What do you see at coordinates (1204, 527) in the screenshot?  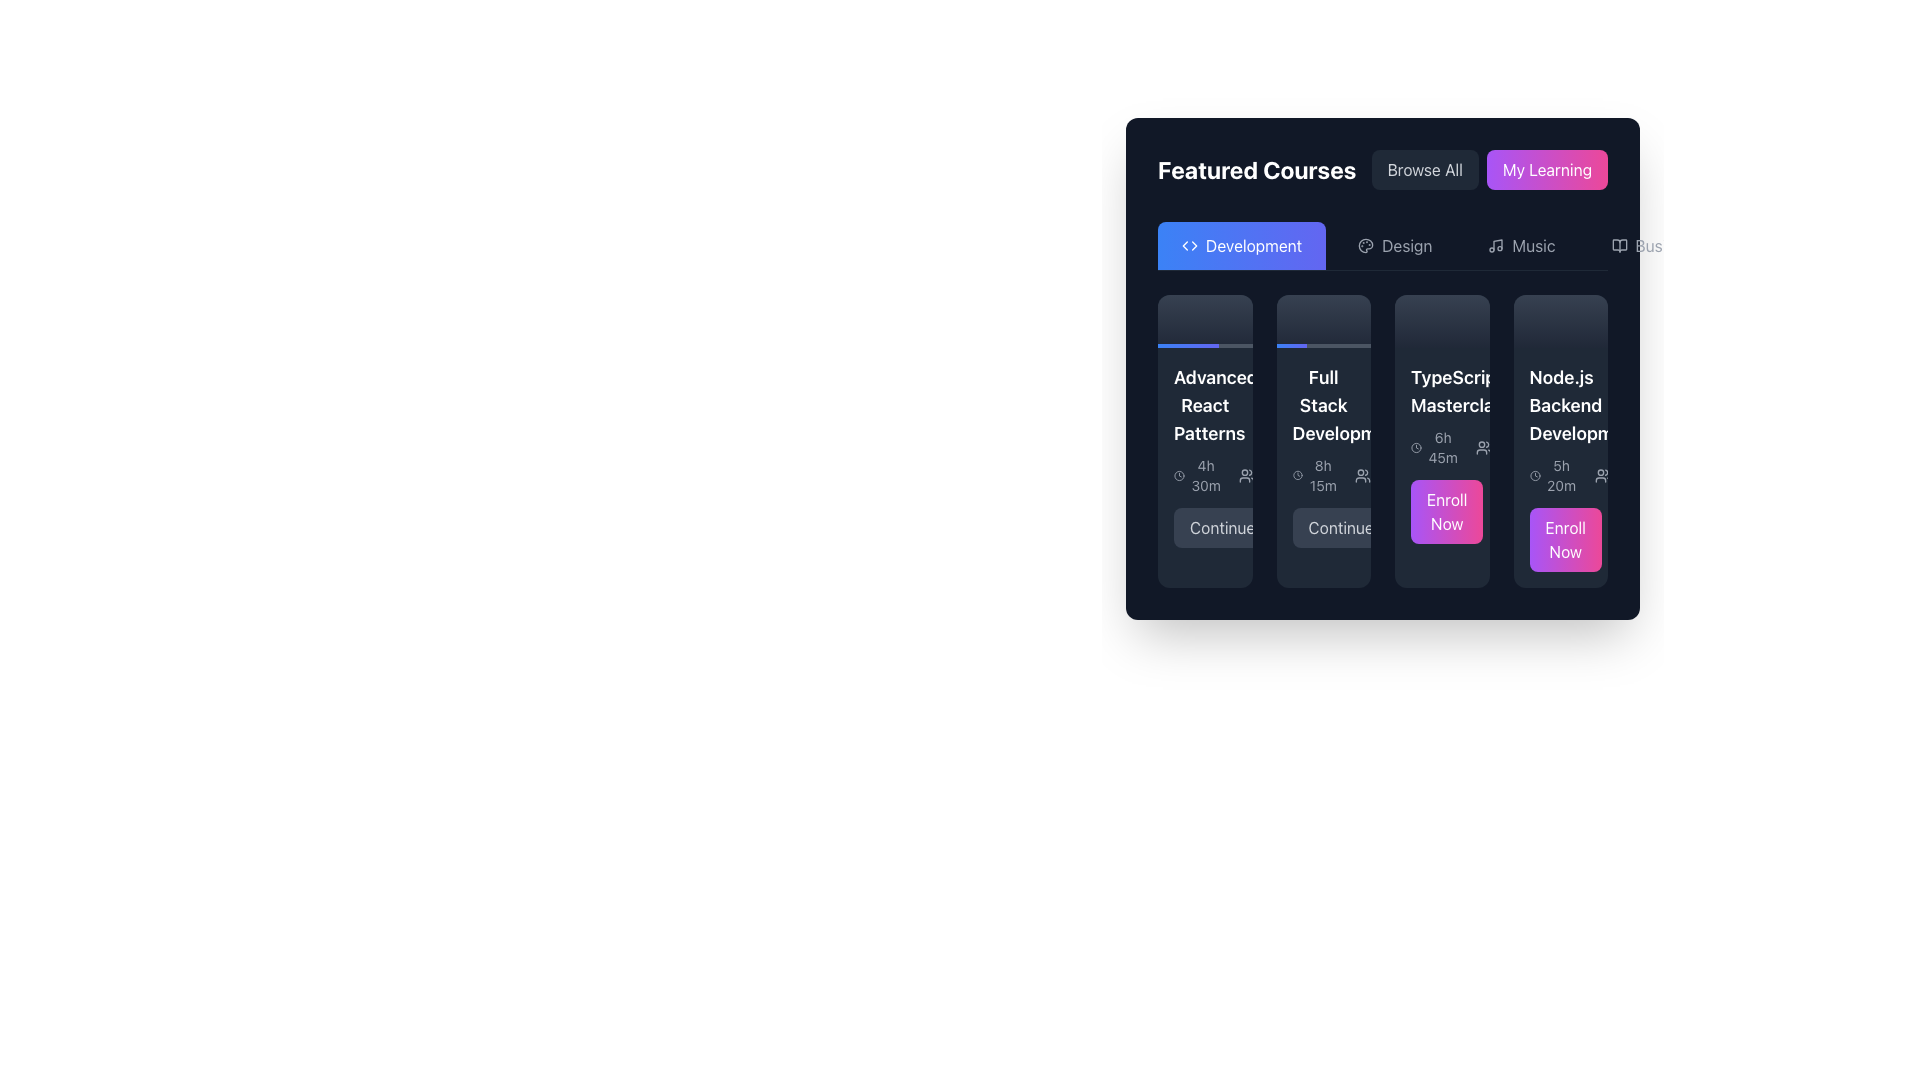 I see `the 'Continue' button with a modern flat UI design in the 'Advanced React Patterns' course card` at bounding box center [1204, 527].